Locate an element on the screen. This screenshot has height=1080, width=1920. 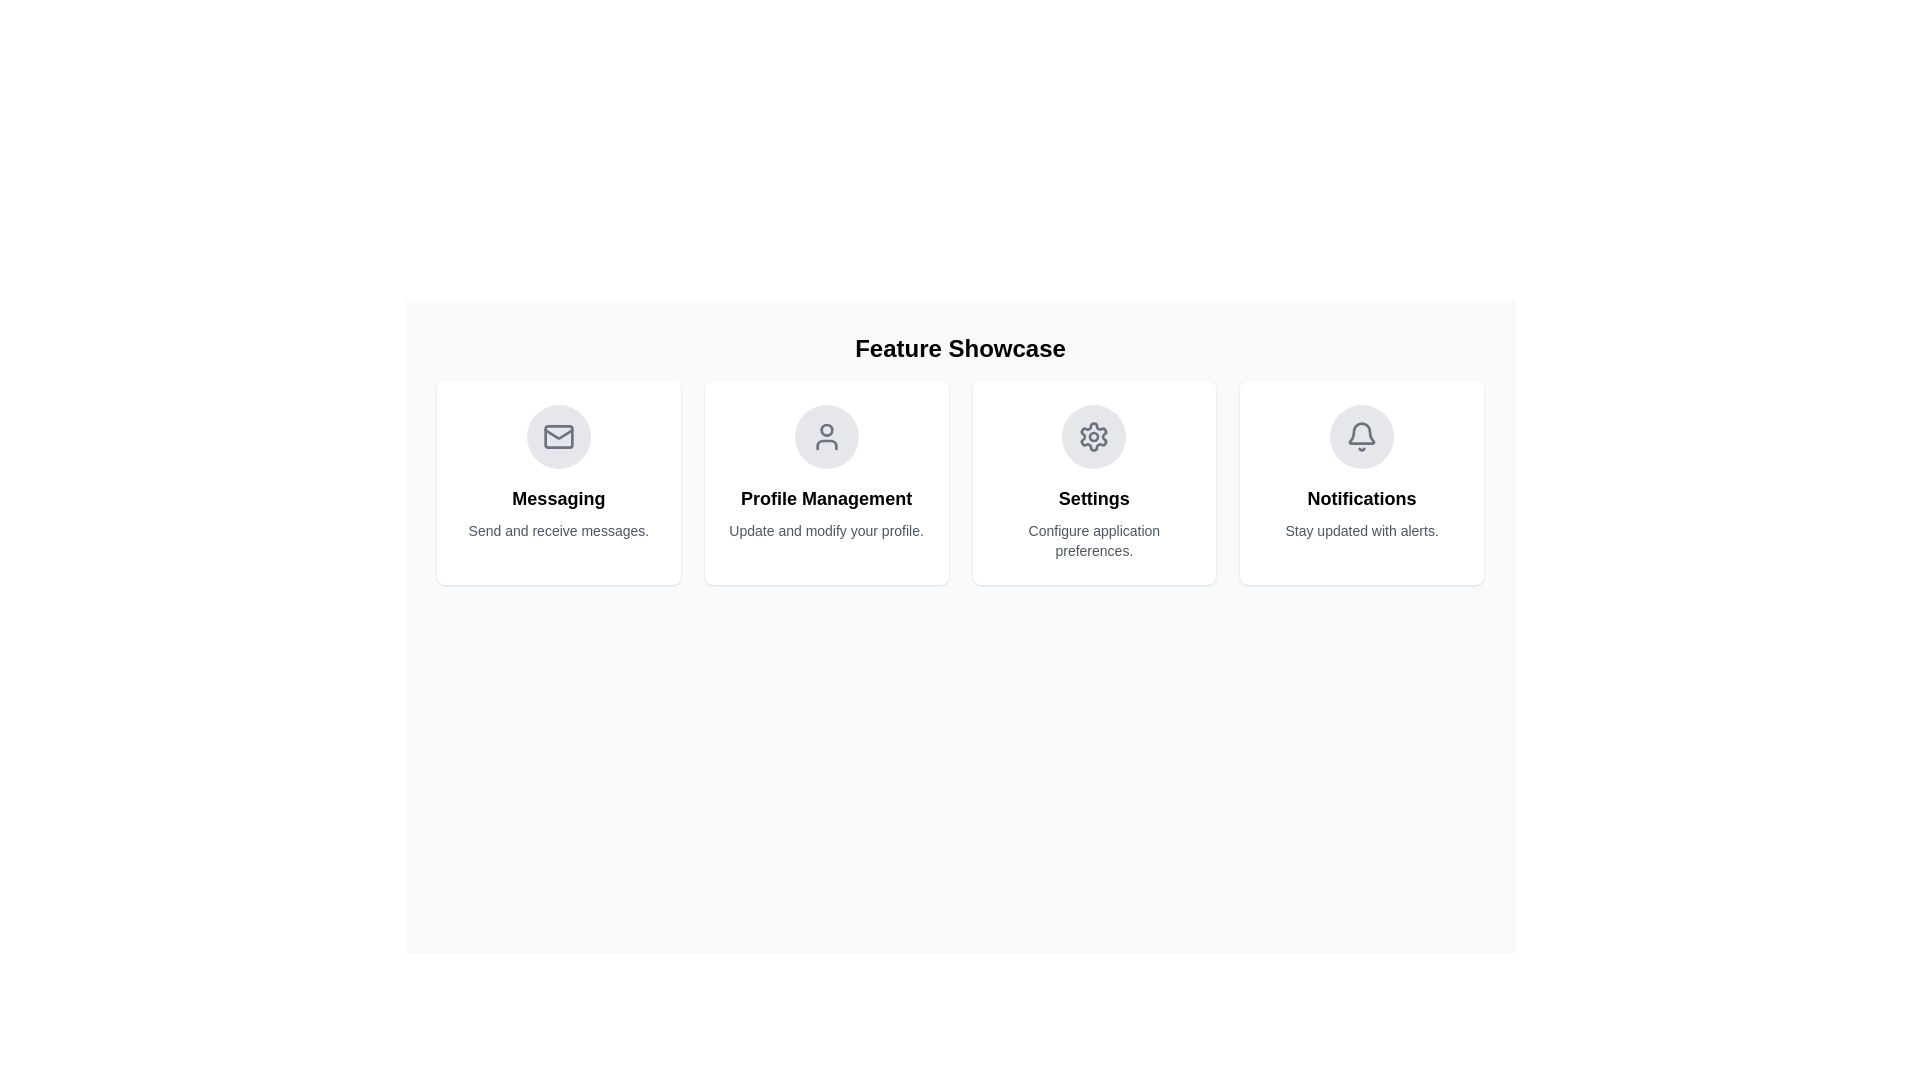
the first informational card in the top-left corner of the grid layout is located at coordinates (558, 482).